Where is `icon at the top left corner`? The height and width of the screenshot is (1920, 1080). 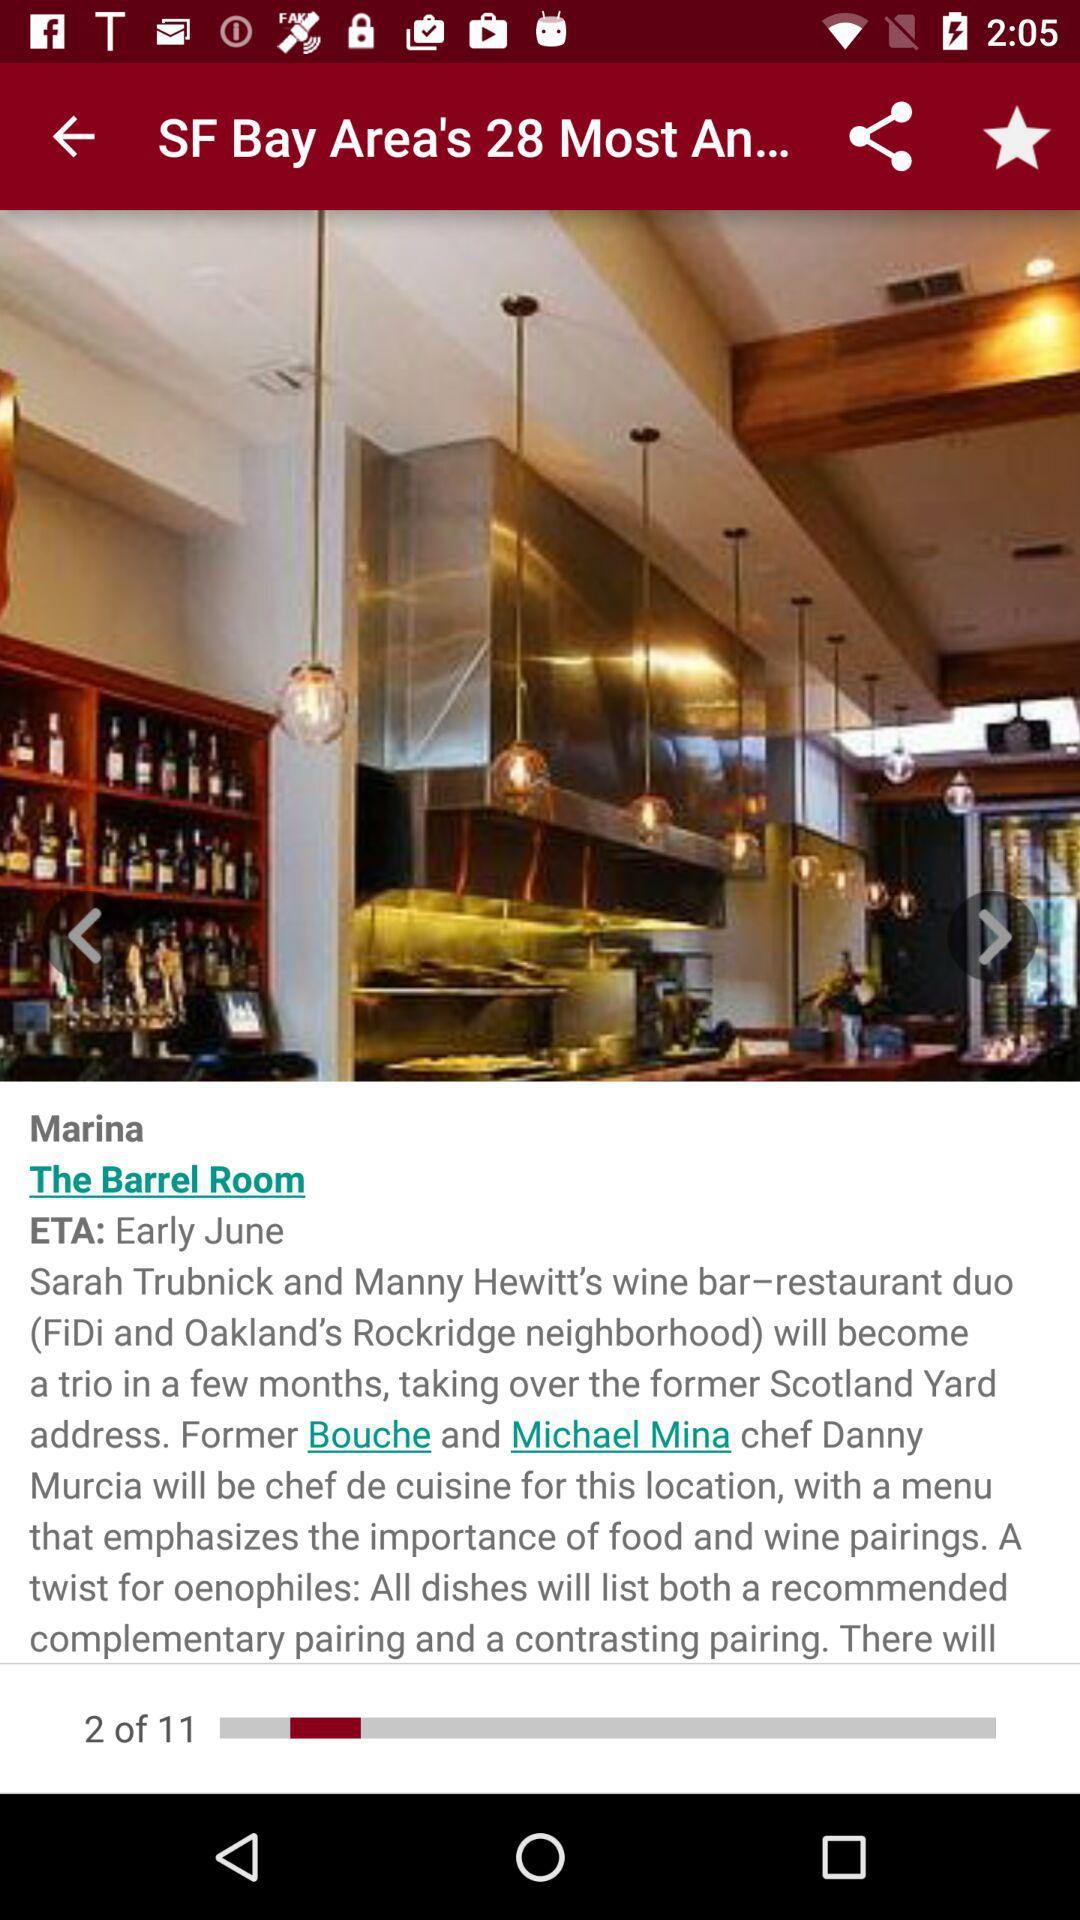 icon at the top left corner is located at coordinates (72, 135).